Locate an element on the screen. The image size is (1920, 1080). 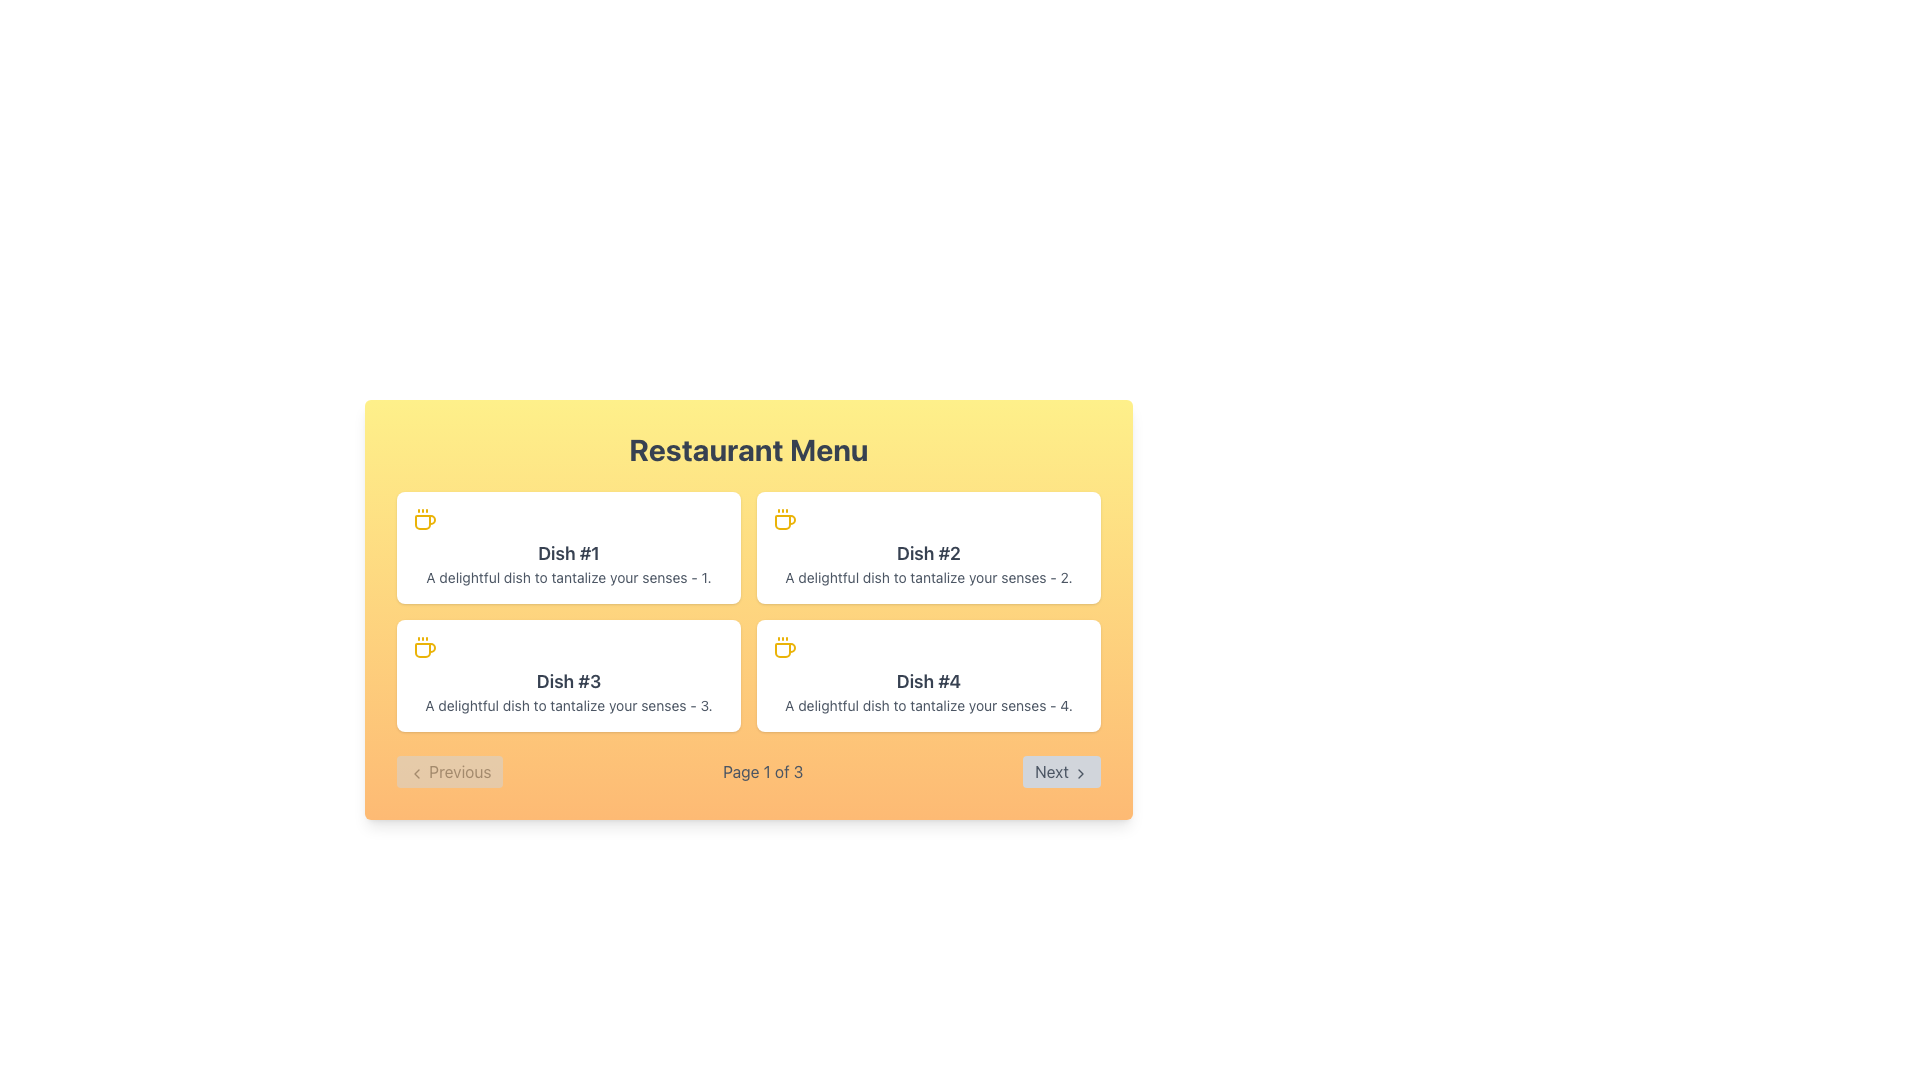
the text label displaying 'Dish #4' in bold, large gray font located in the bottom-right card of the 2x2 grid under 'Restaurant Menu' for additional details is located at coordinates (928, 681).